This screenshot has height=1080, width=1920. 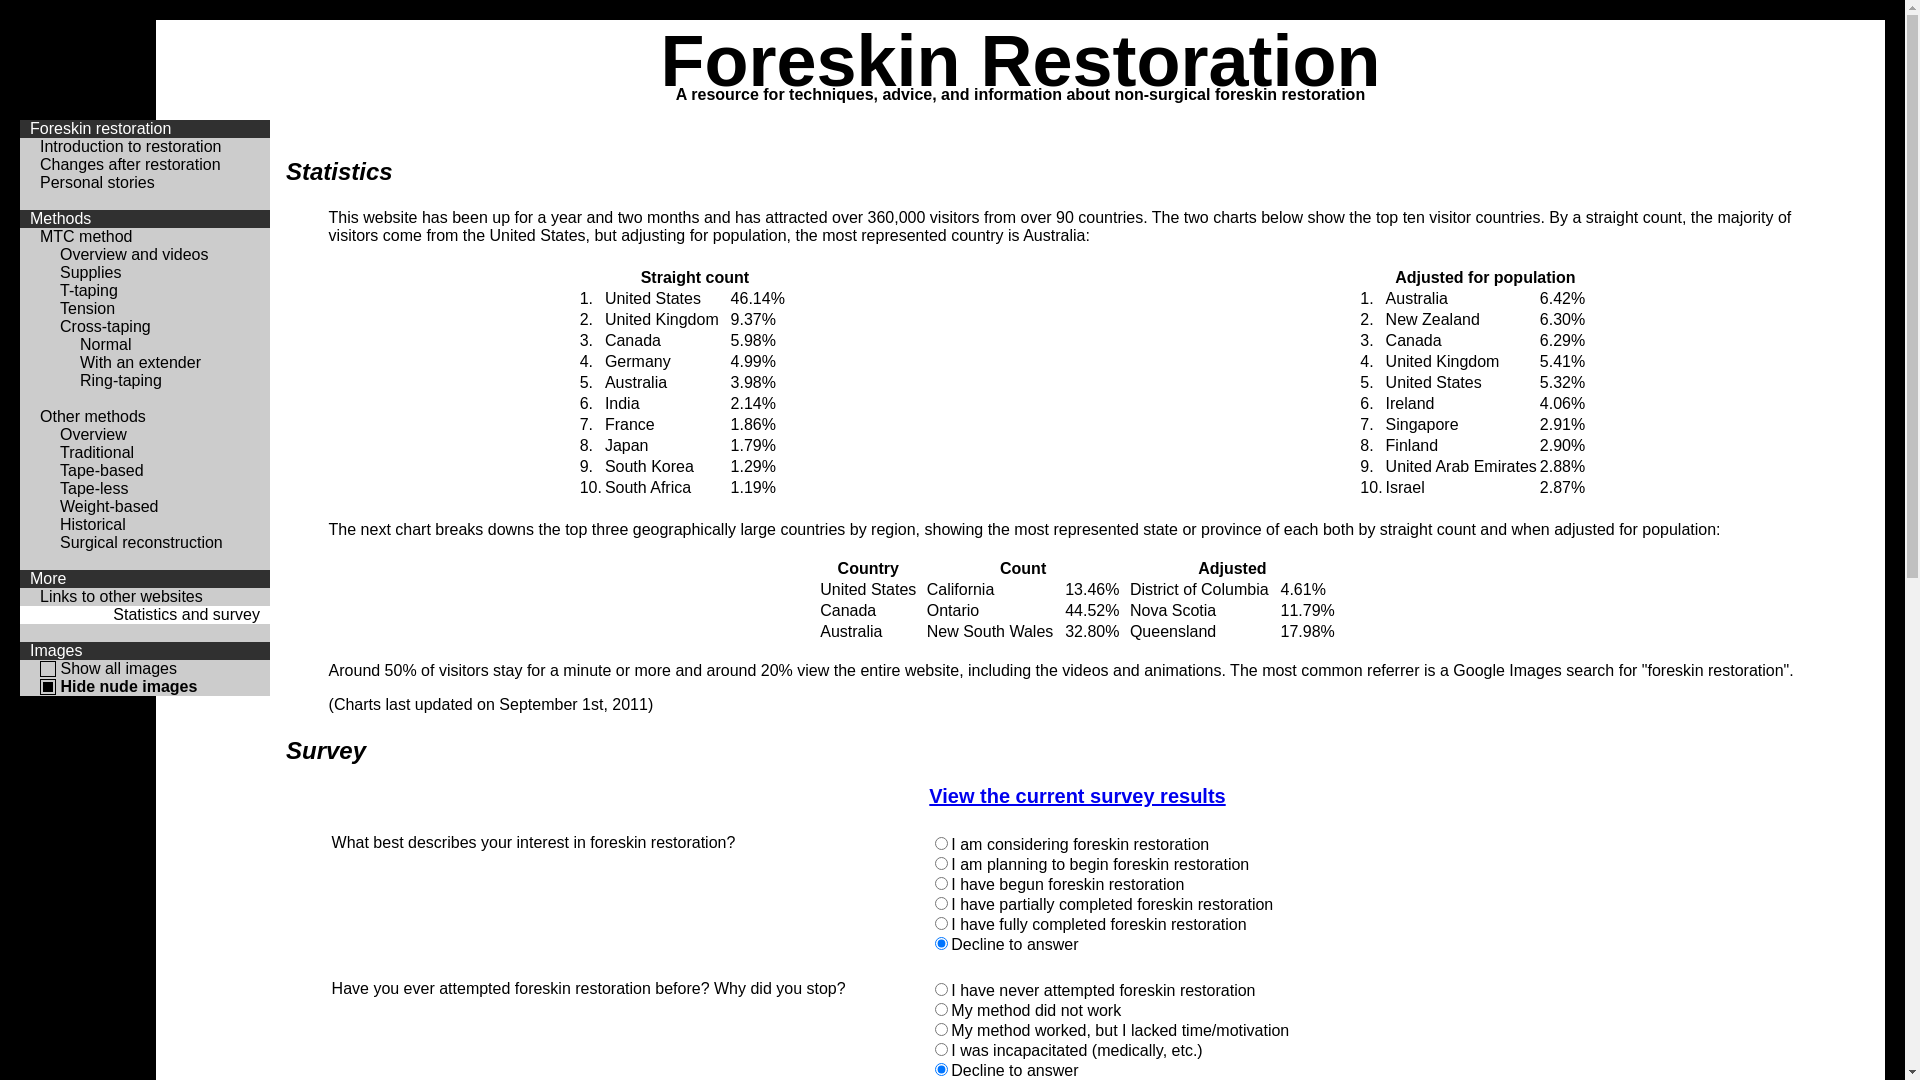 What do you see at coordinates (91, 523) in the screenshot?
I see `'Historical'` at bounding box center [91, 523].